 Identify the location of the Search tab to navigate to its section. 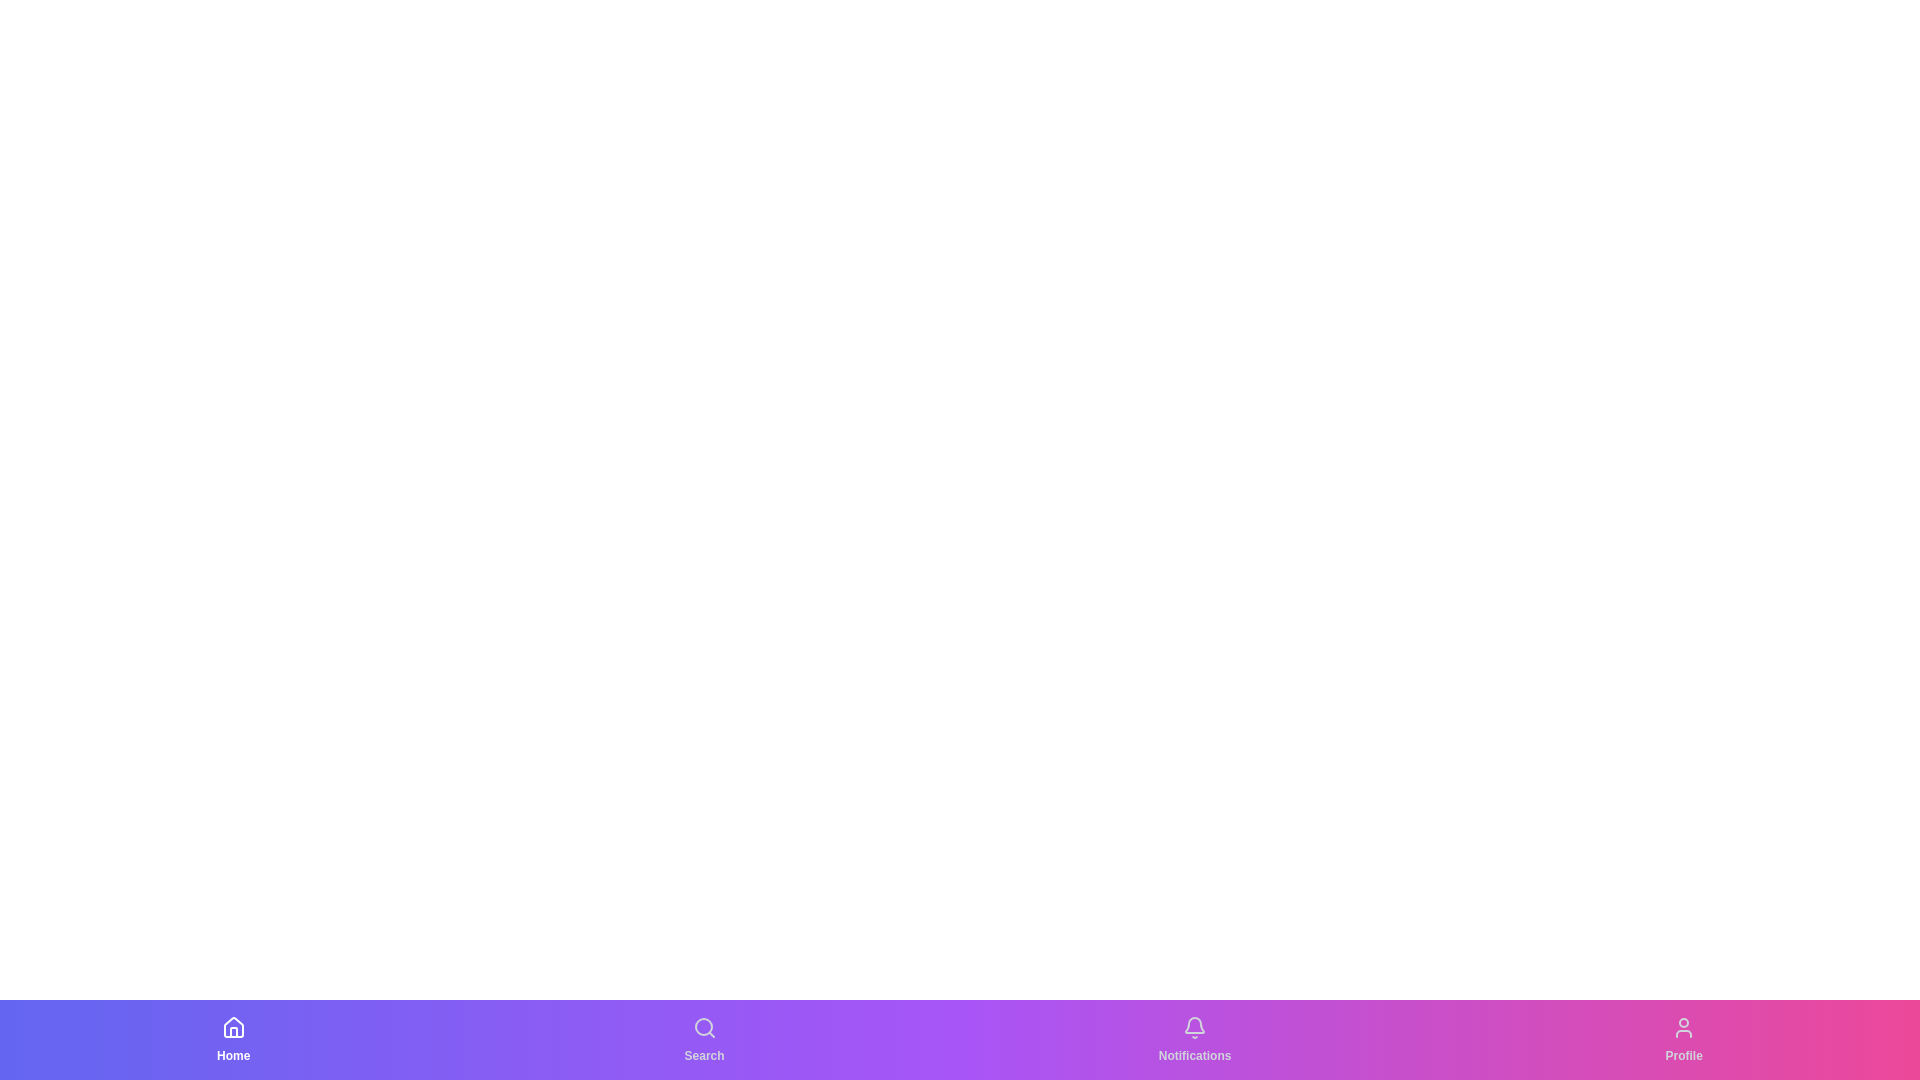
(704, 1039).